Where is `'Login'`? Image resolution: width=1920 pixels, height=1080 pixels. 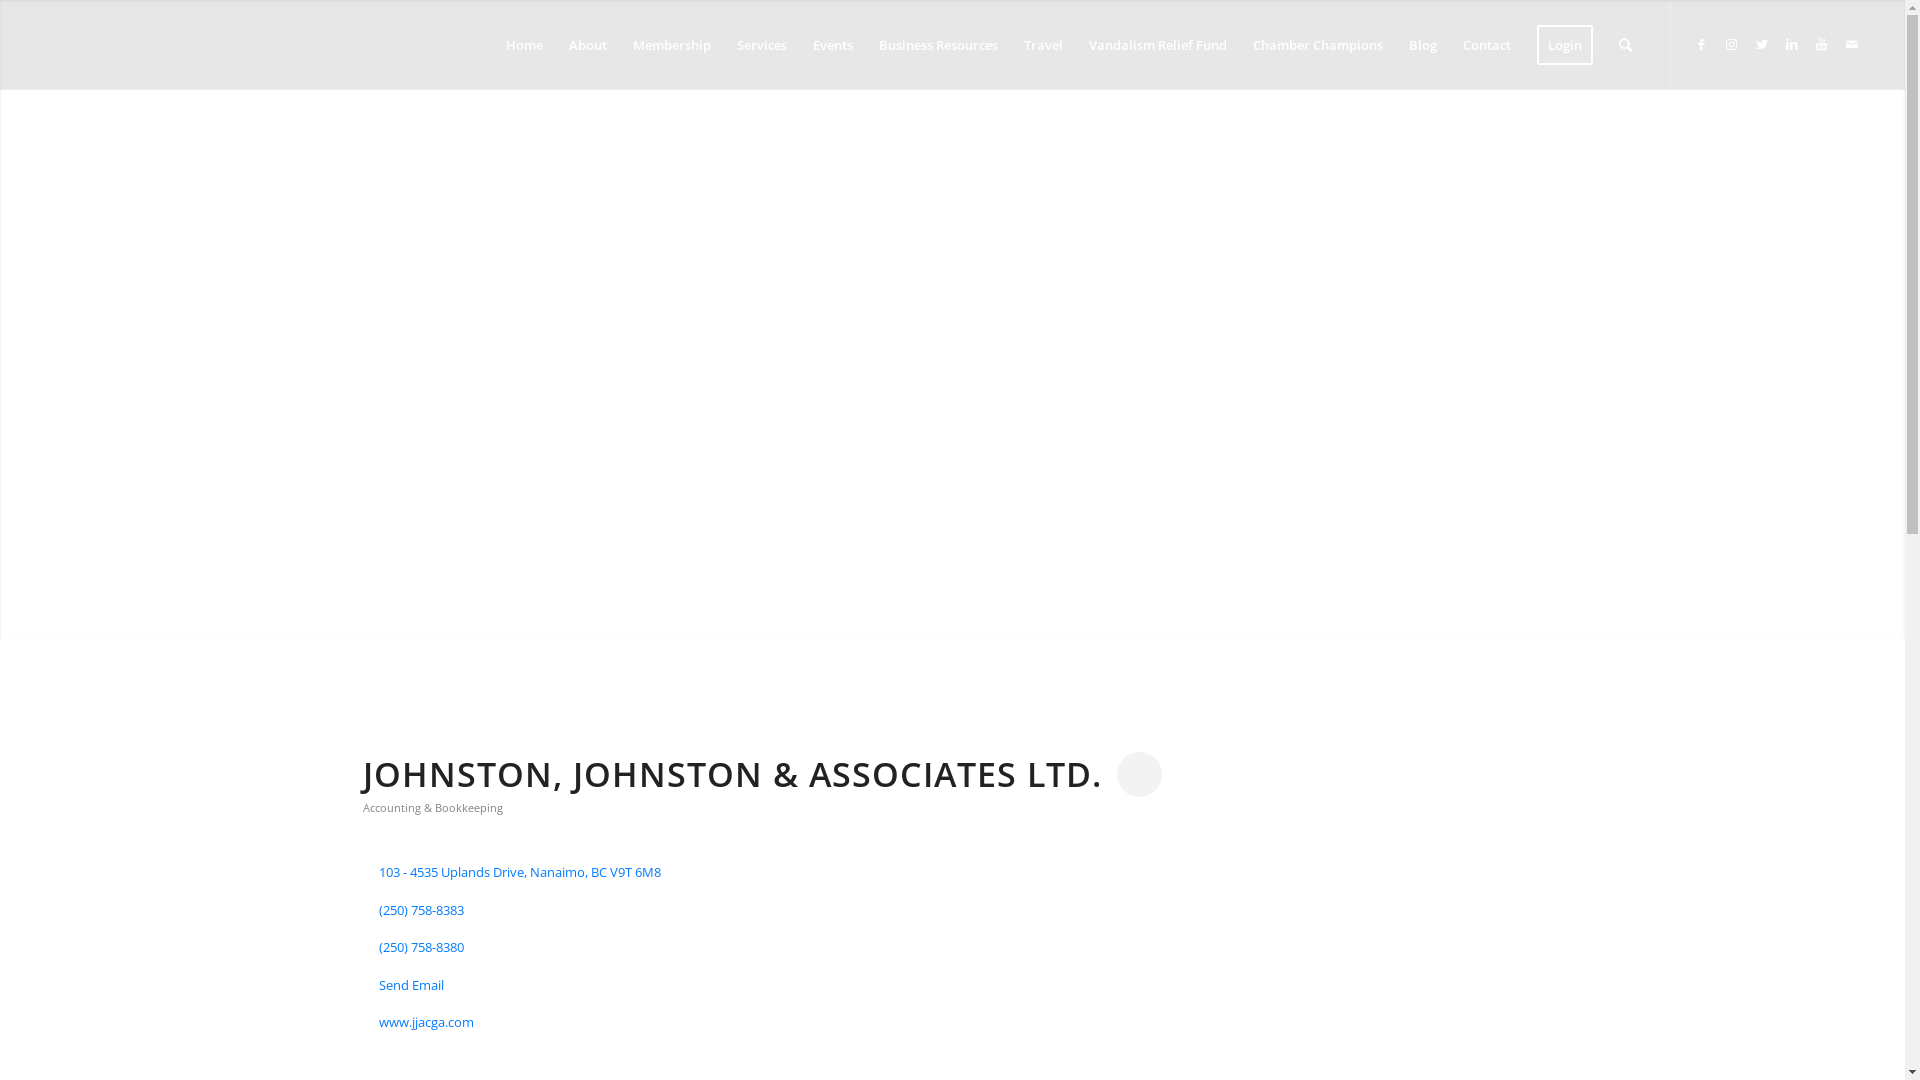 'Login' is located at coordinates (1563, 45).